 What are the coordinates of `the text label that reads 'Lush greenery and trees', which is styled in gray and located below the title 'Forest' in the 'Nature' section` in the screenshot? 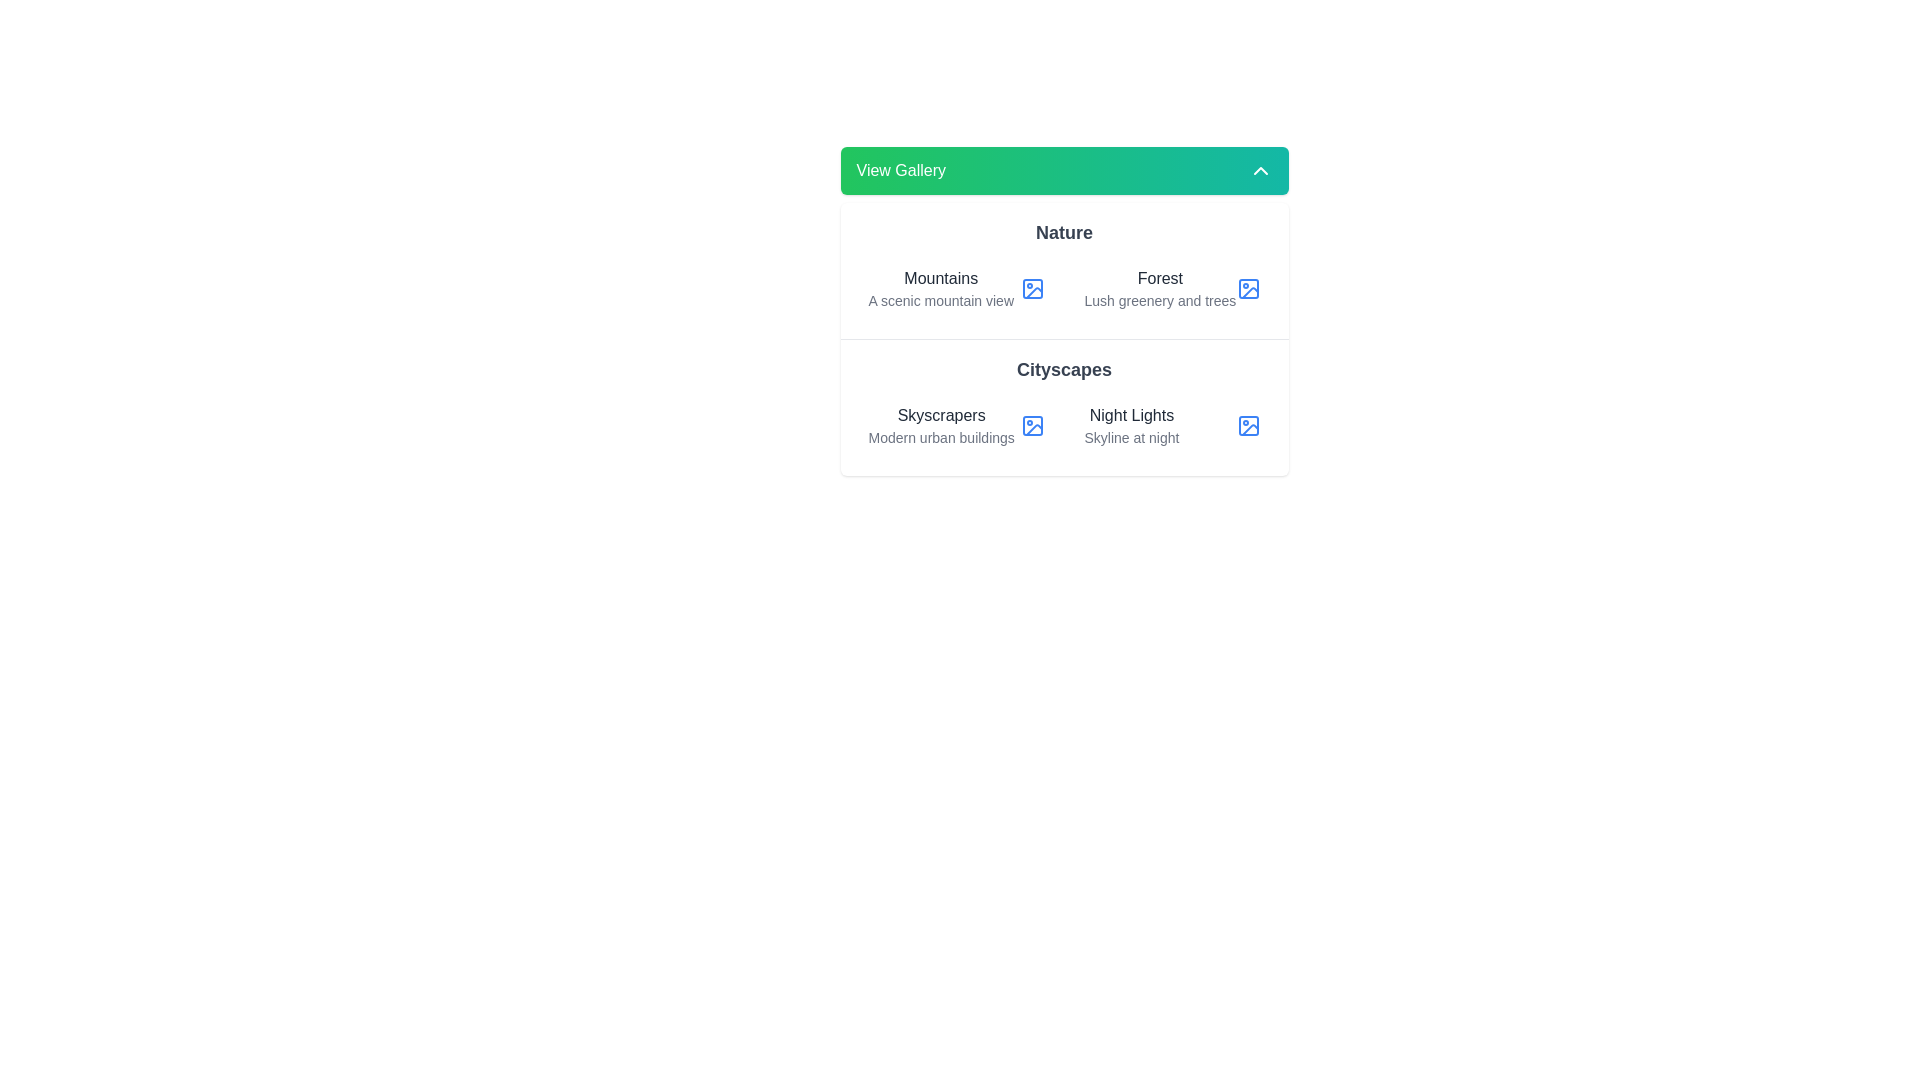 It's located at (1160, 300).